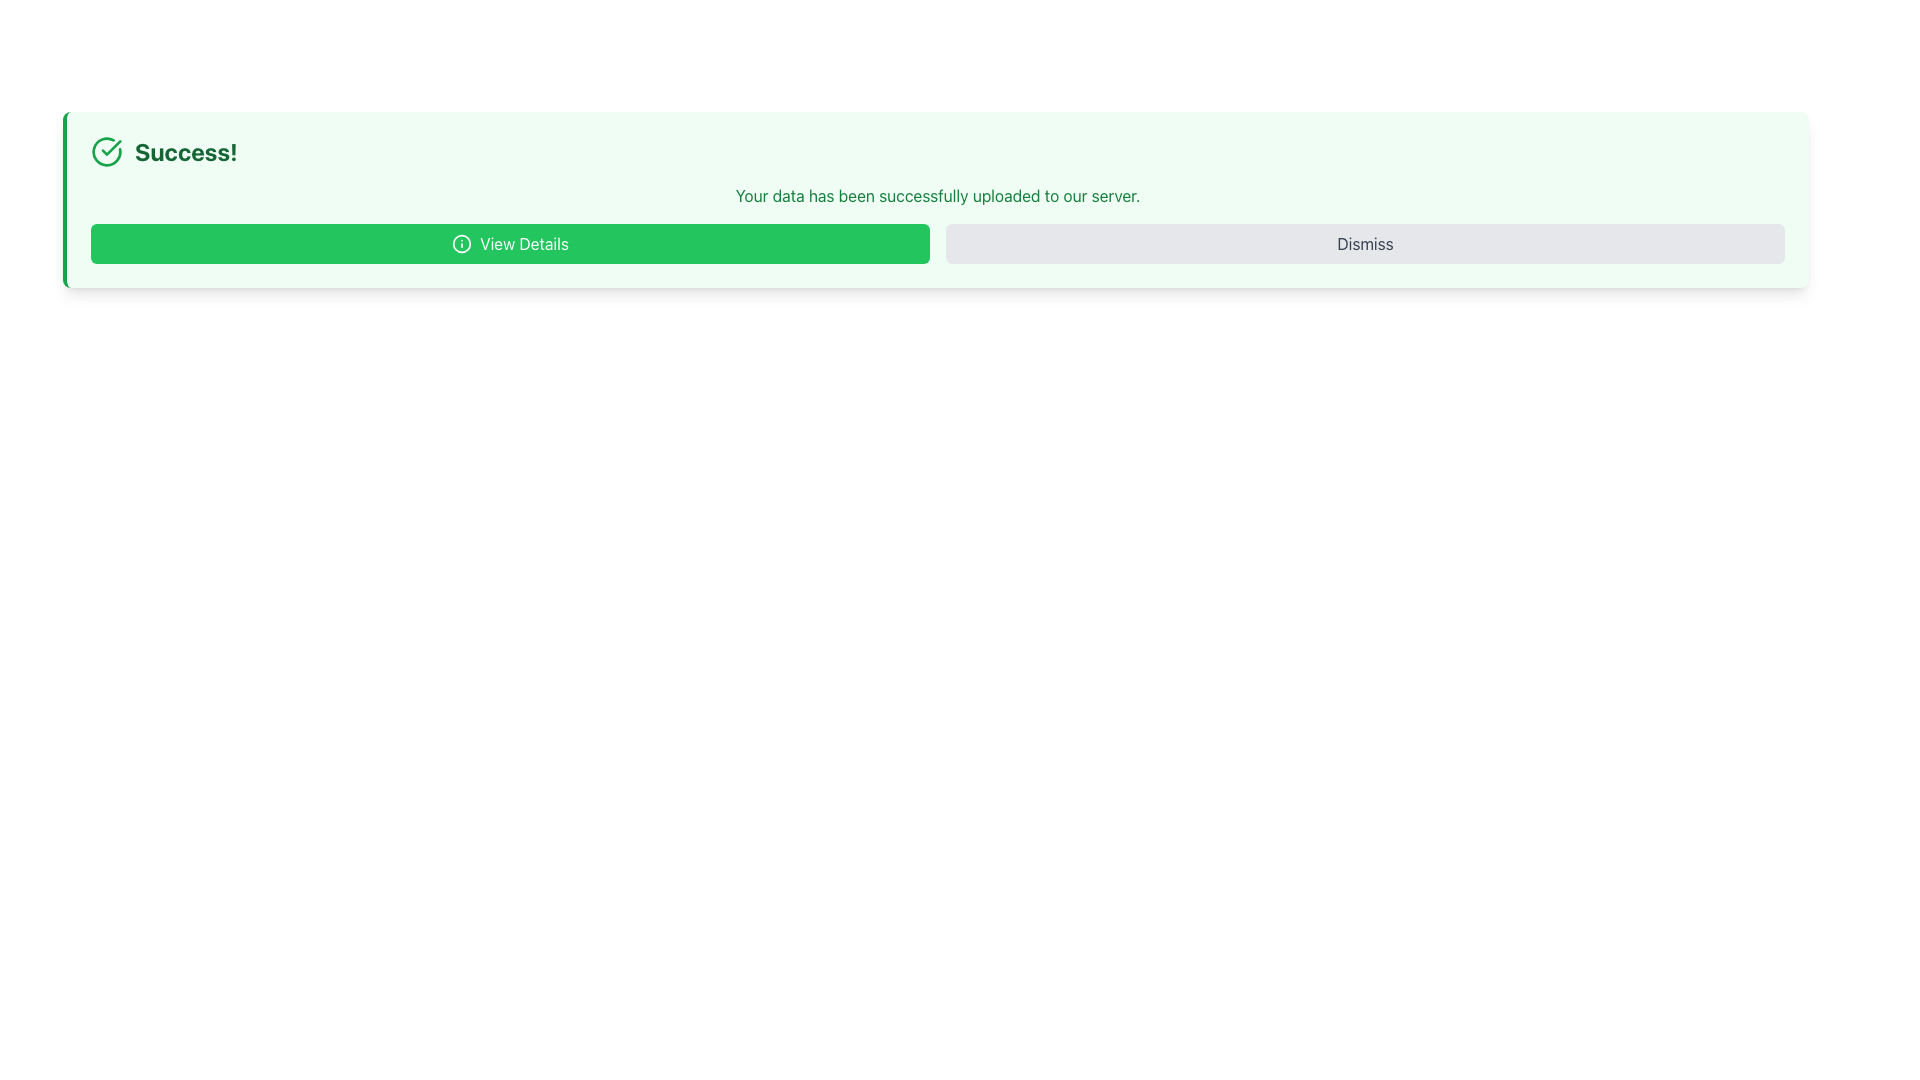 This screenshot has width=1920, height=1080. Describe the element at coordinates (461, 242) in the screenshot. I see `the informational icon located to the immediate left of the 'View Details' text within the green rectangular button` at that location.